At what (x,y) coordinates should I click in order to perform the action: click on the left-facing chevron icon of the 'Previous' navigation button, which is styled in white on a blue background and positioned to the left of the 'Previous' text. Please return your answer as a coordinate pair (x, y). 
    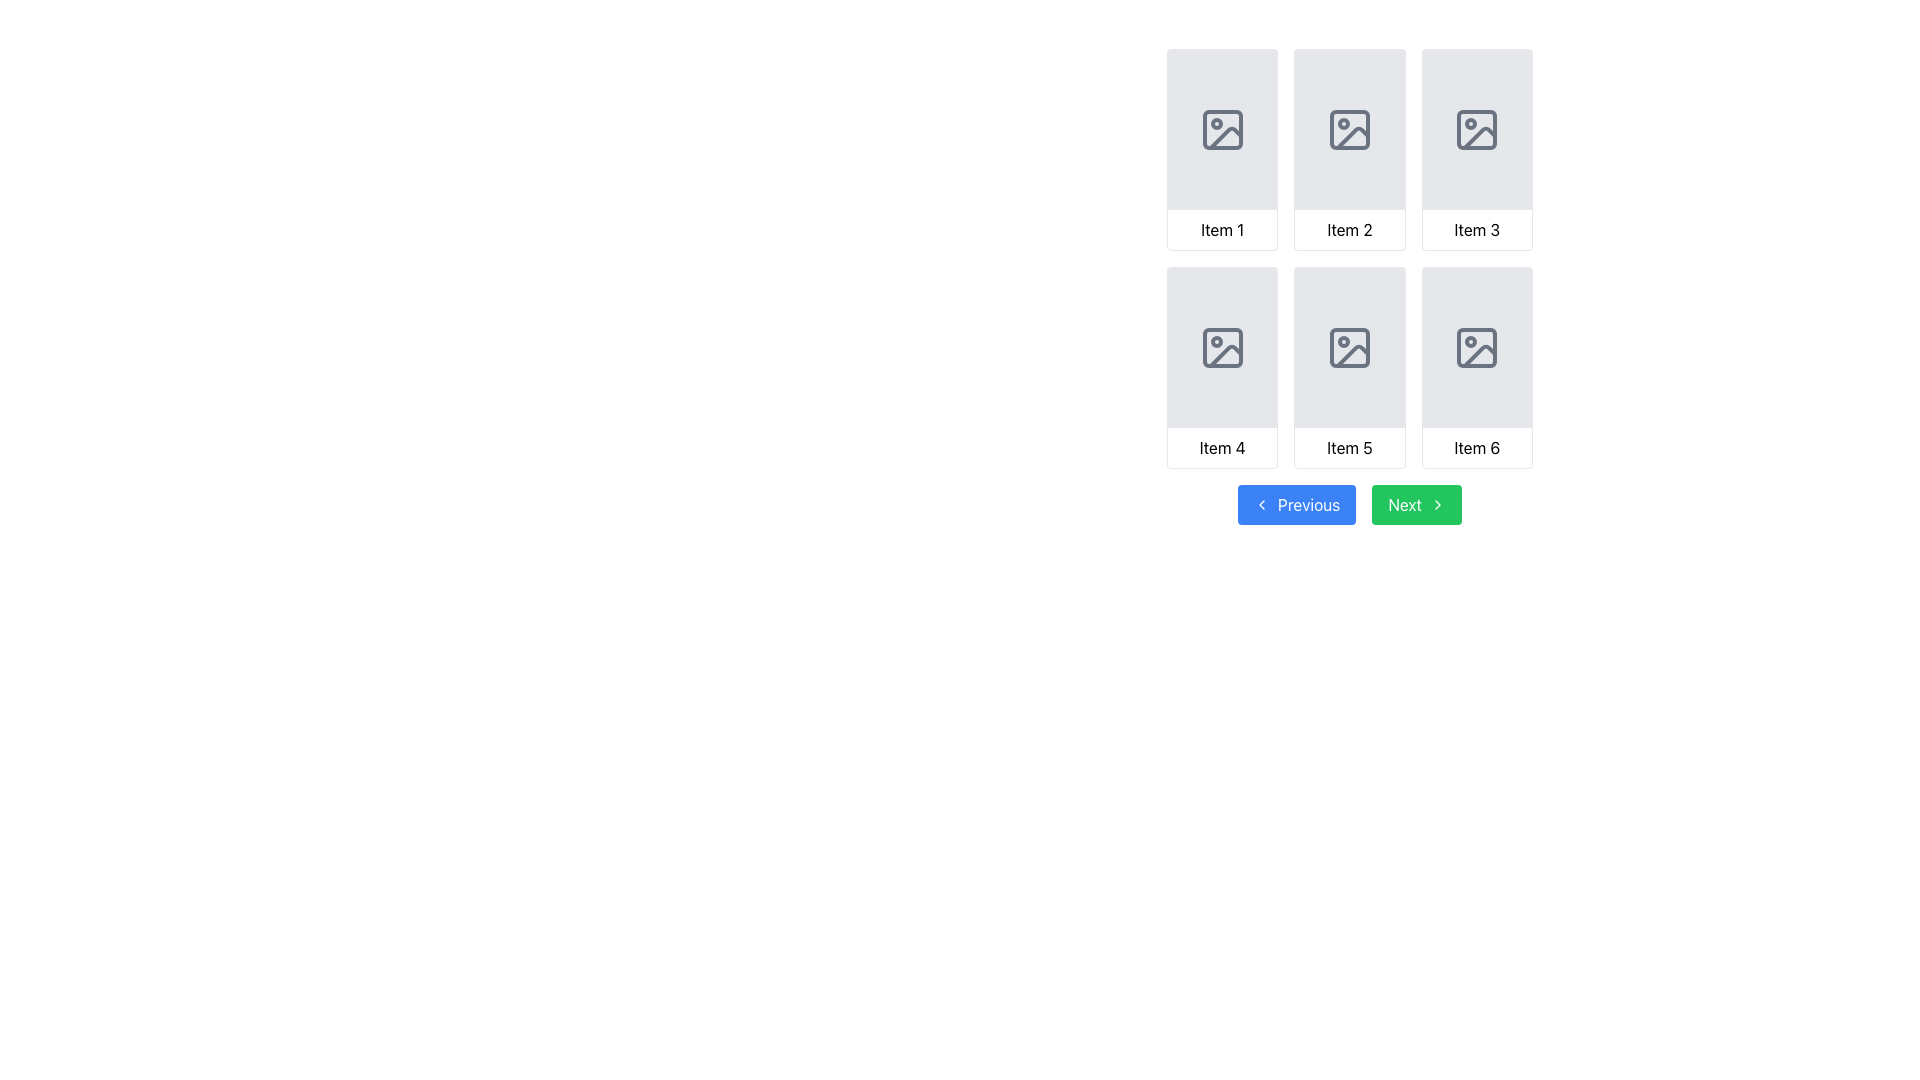
    Looking at the image, I should click on (1261, 504).